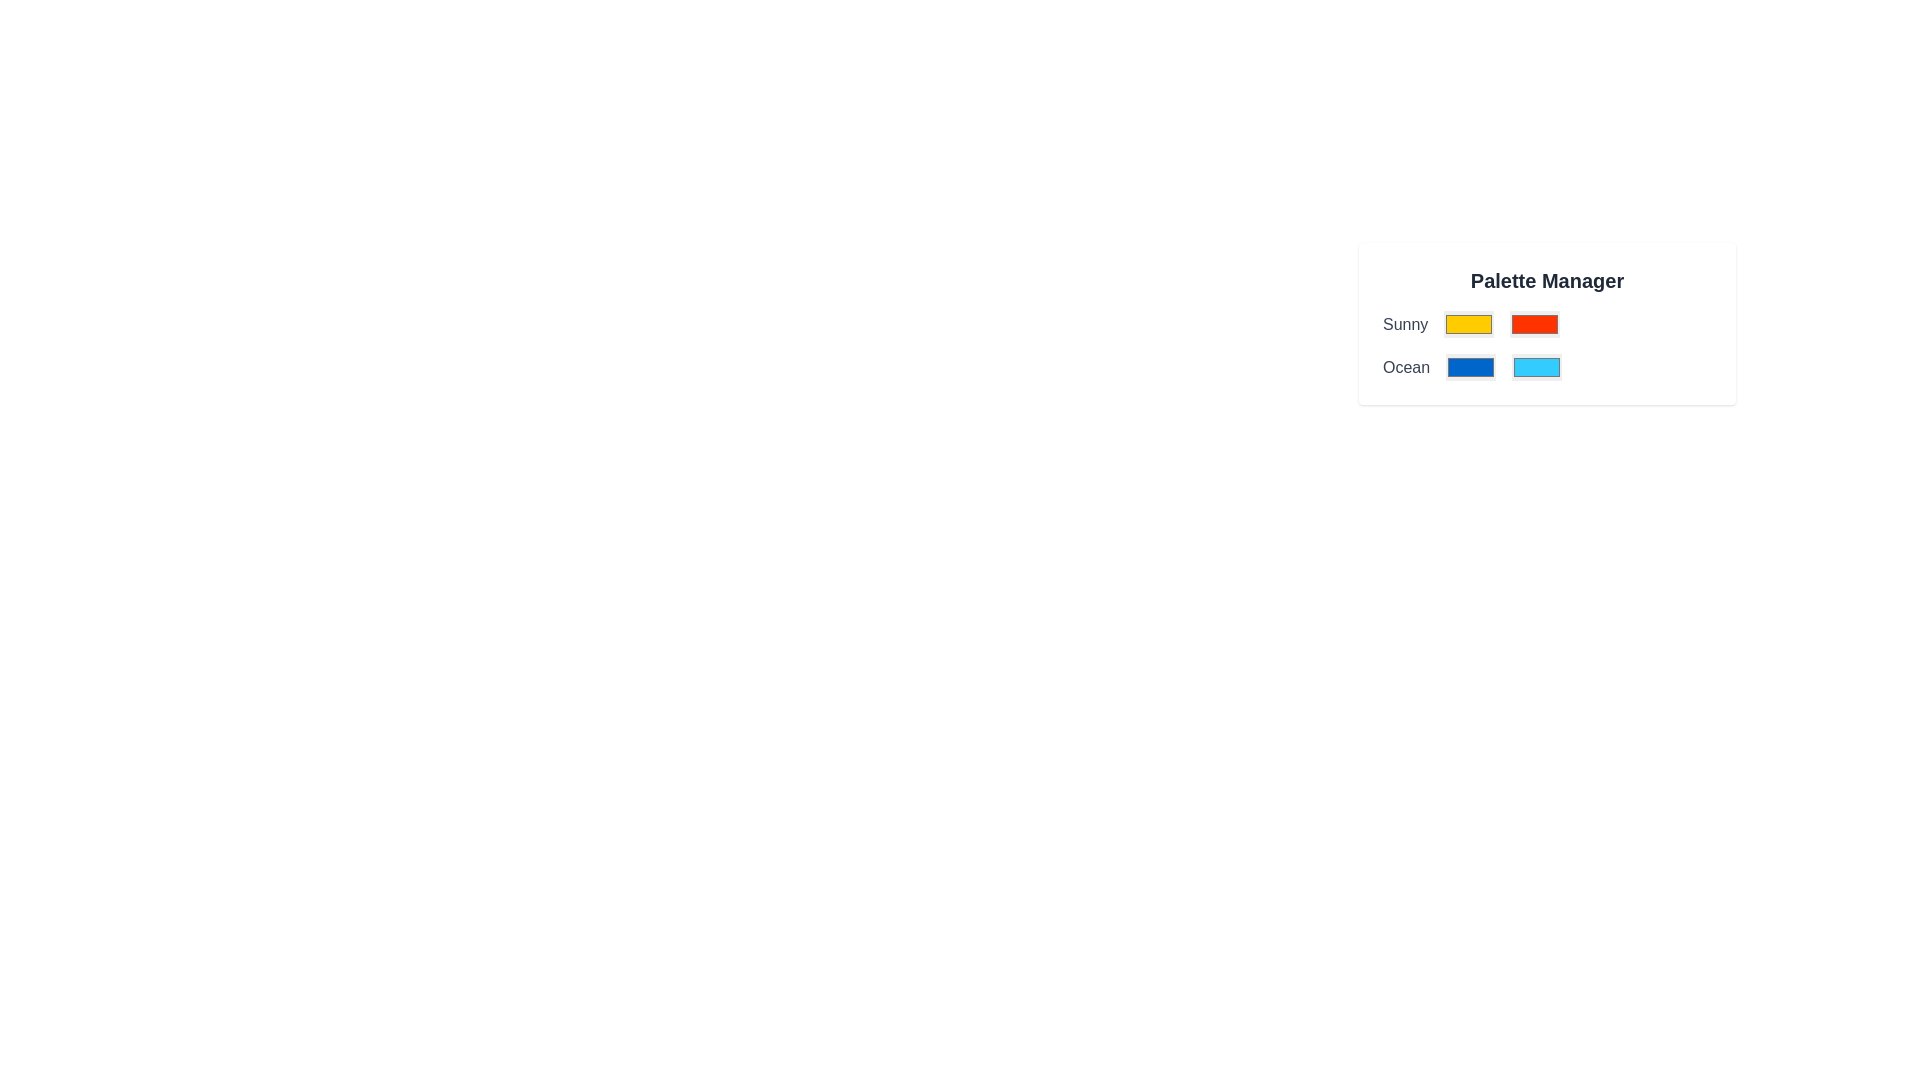 The image size is (1920, 1080). Describe the element at coordinates (1534, 323) in the screenshot. I see `the red color picker, which is the second color option in the 'Sunny' row of the color palette interface` at that location.